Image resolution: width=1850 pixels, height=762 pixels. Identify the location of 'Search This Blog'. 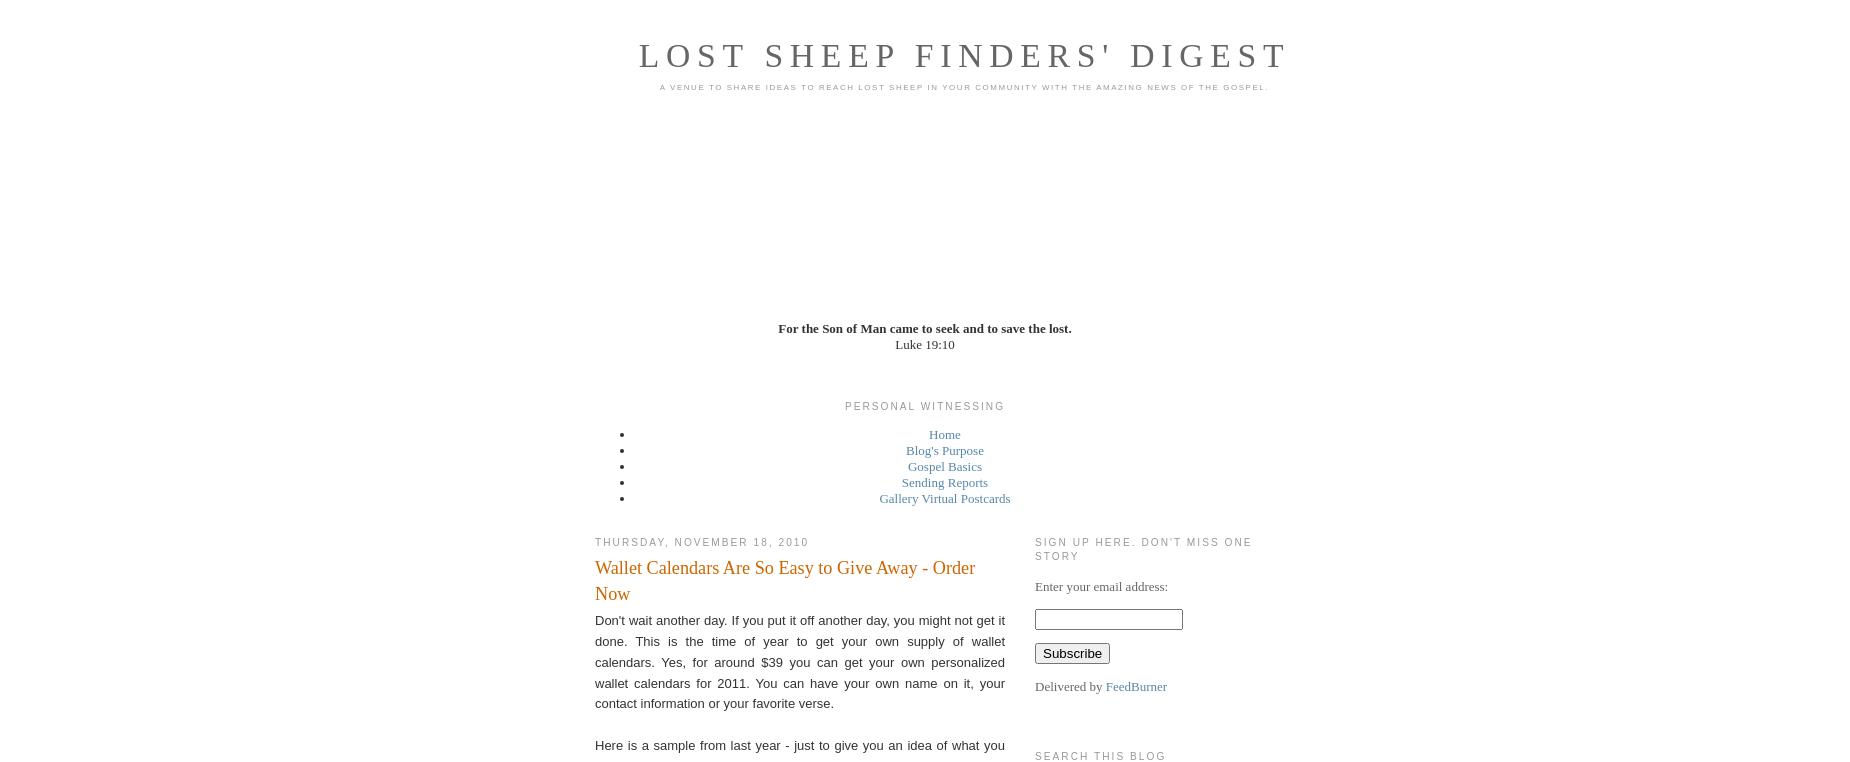
(1099, 755).